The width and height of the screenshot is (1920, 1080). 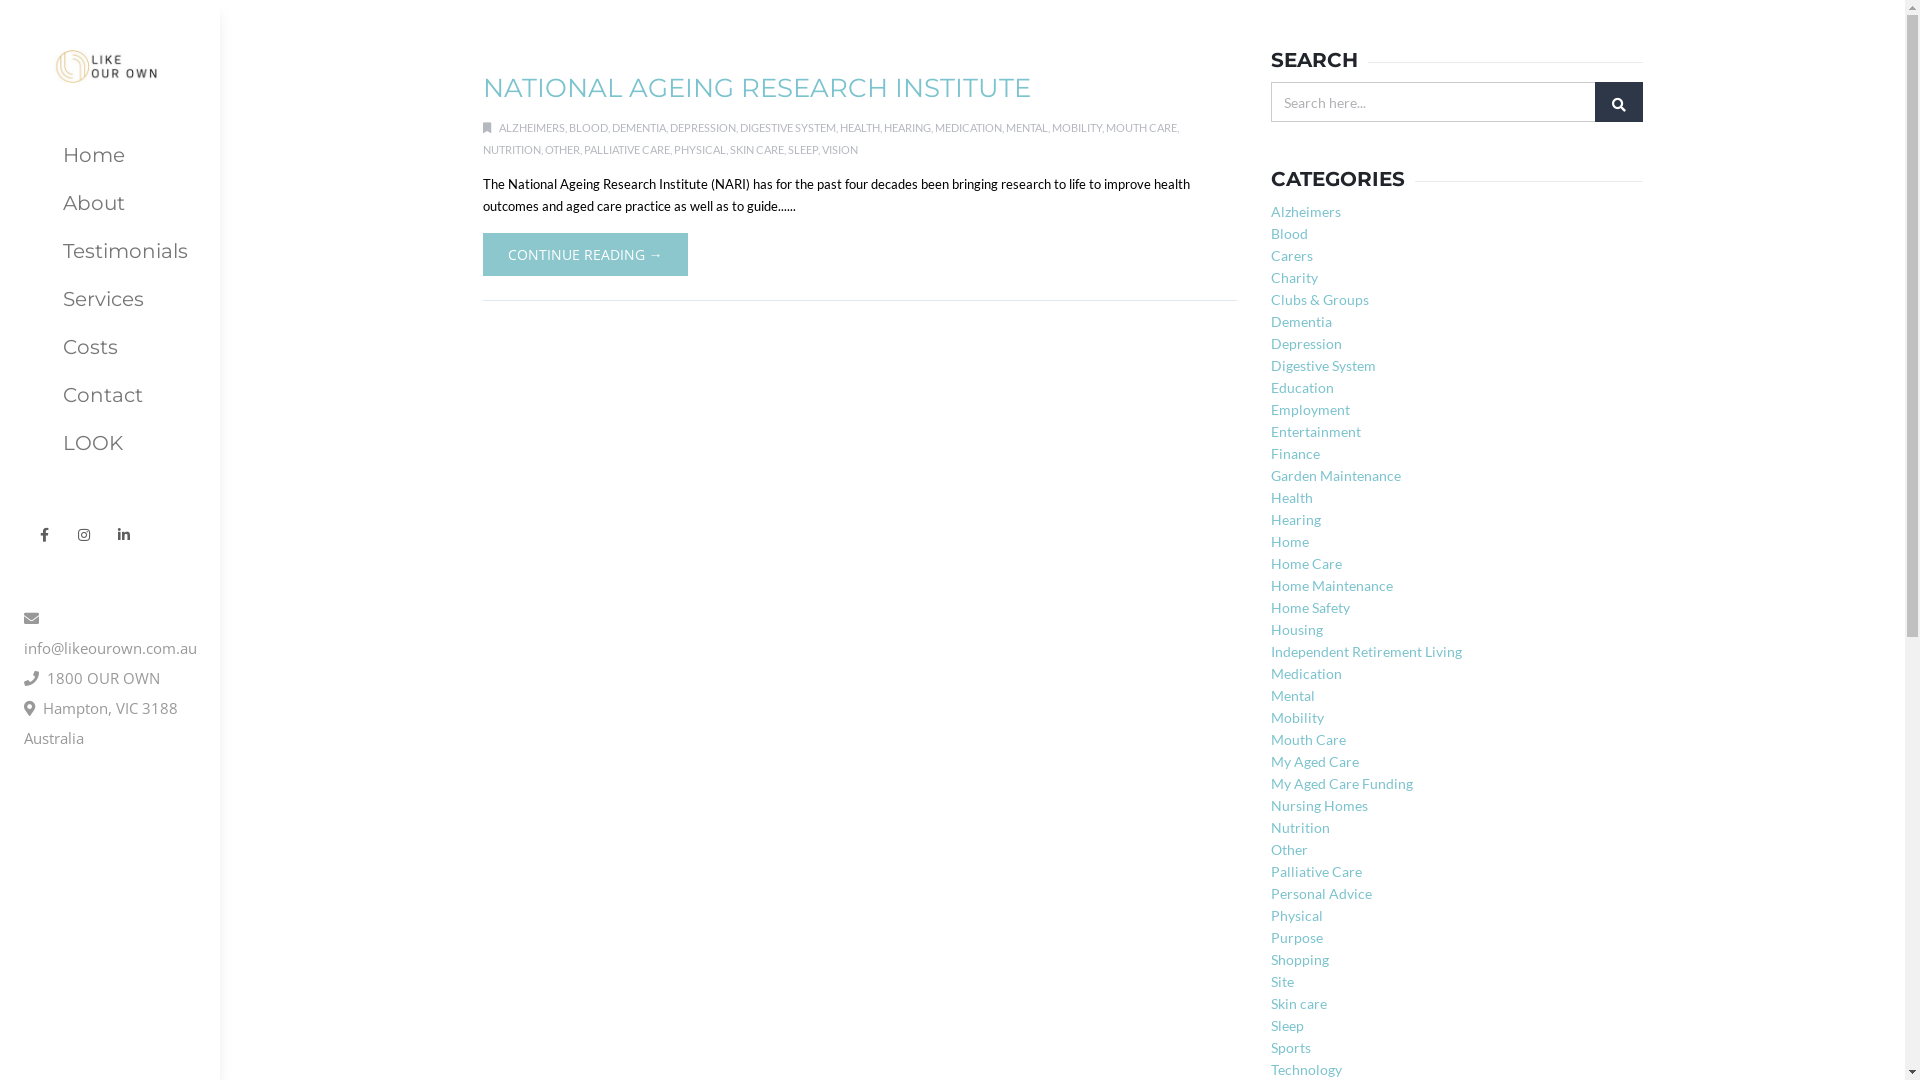 What do you see at coordinates (583, 147) in the screenshot?
I see `'PALLIATIVE CARE'` at bounding box center [583, 147].